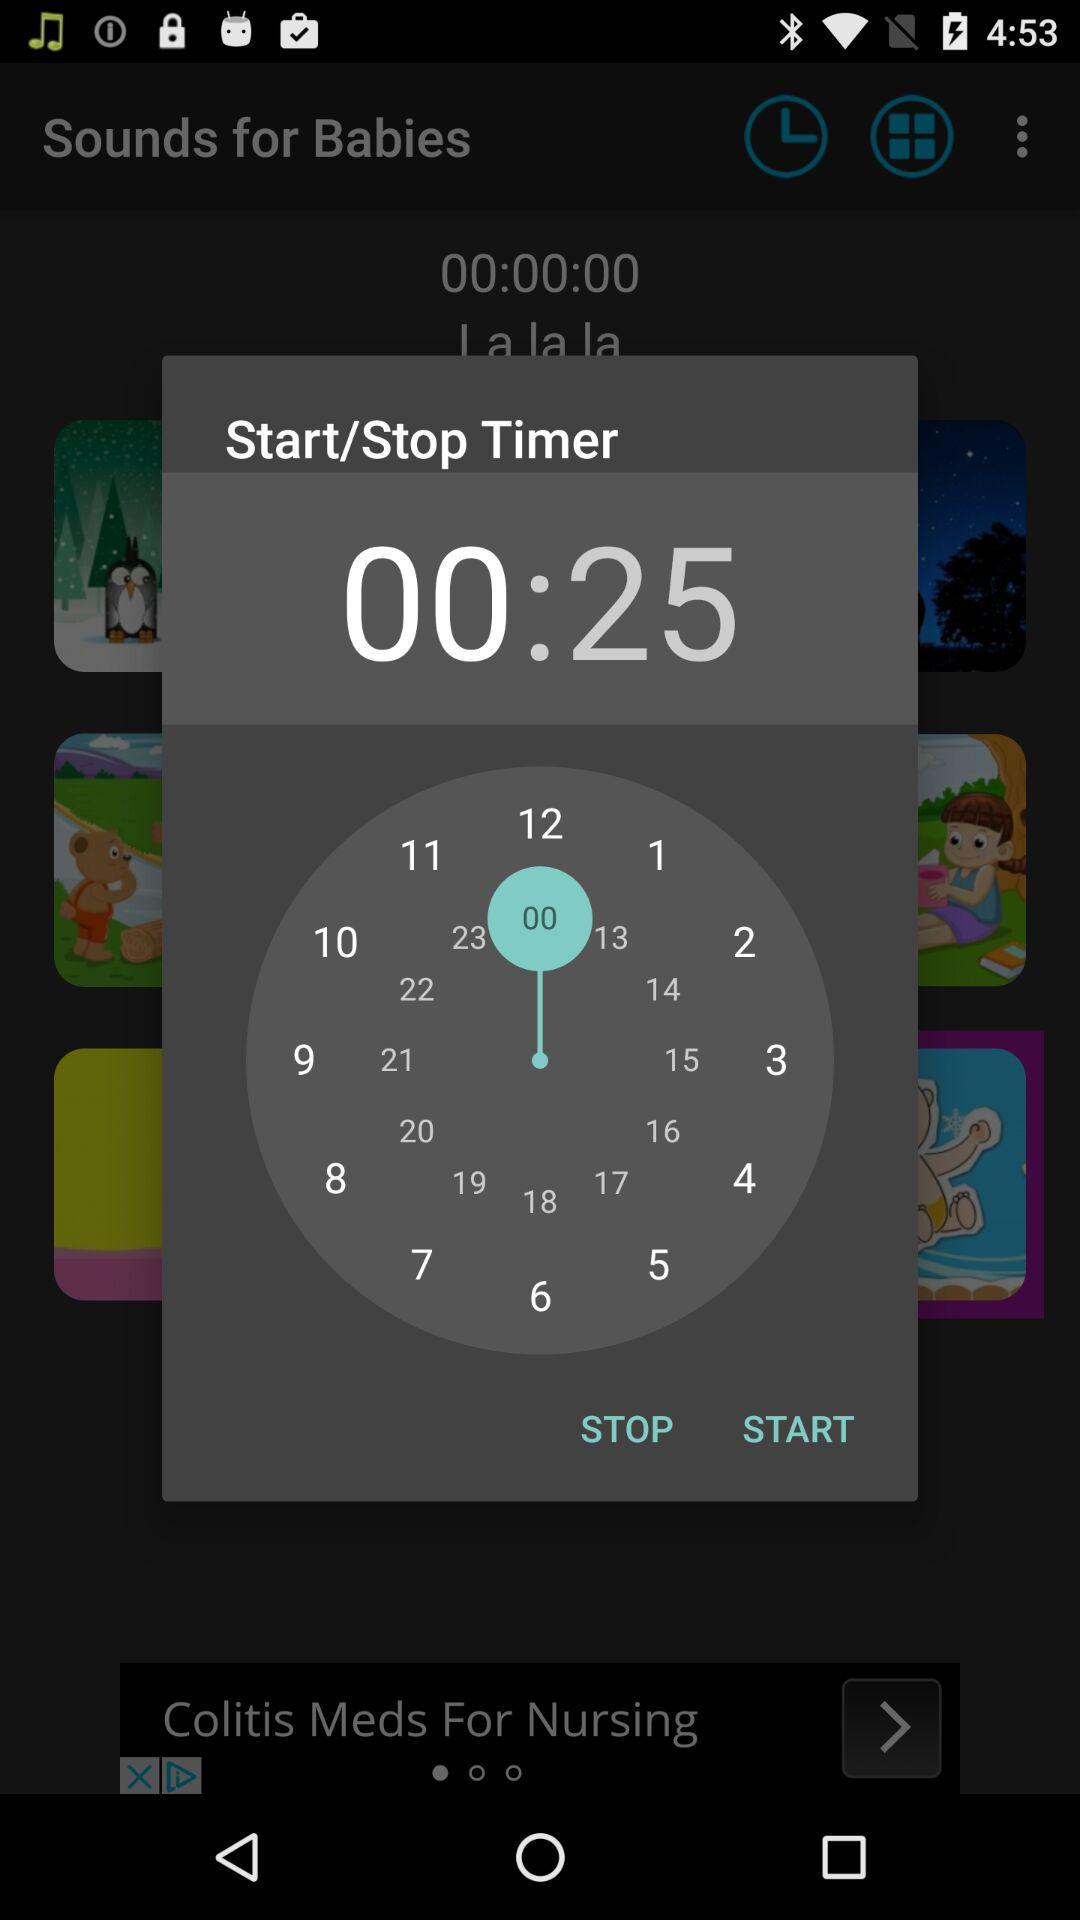 This screenshot has width=1080, height=1920. What do you see at coordinates (652, 597) in the screenshot?
I see `the icon to the right of the : icon` at bounding box center [652, 597].